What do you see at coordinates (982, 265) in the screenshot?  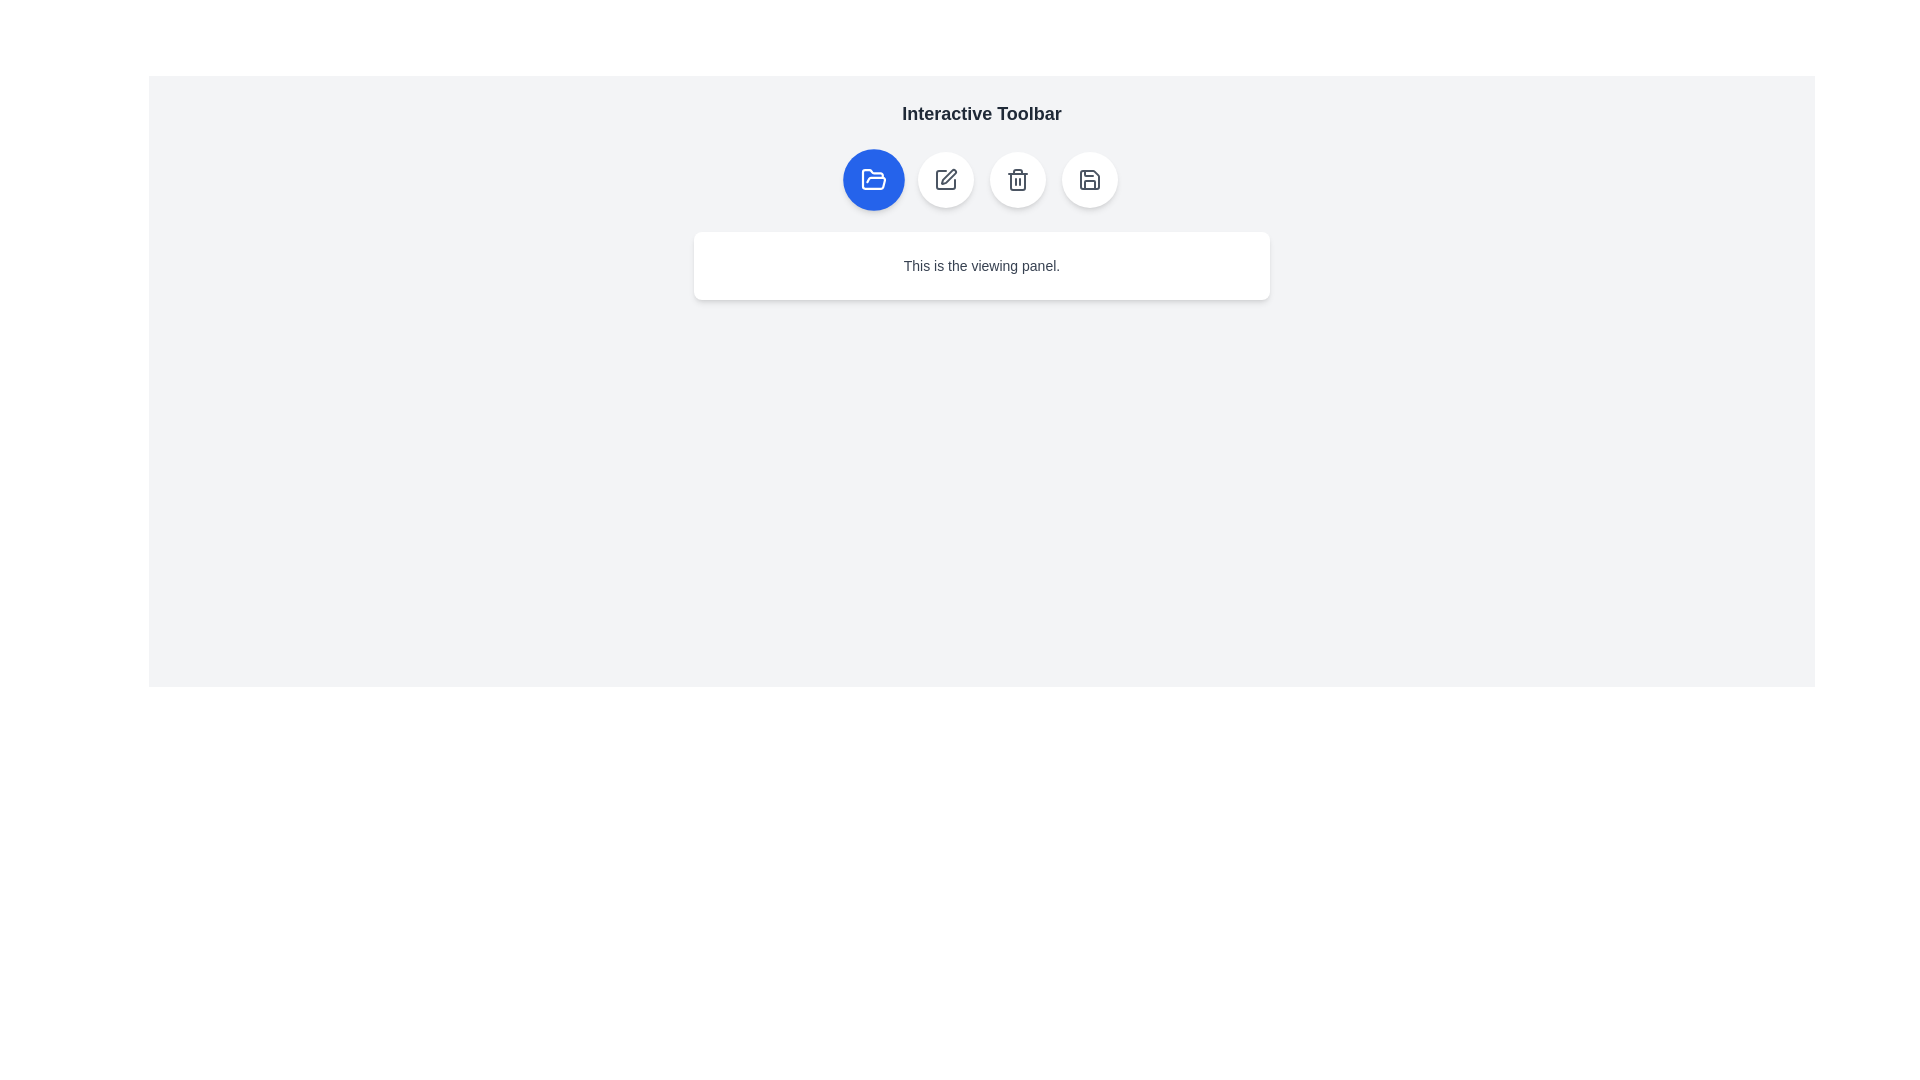 I see `the static text element displaying 'This is the viewing panel.' which is located in a centered white panel with rounded corners` at bounding box center [982, 265].